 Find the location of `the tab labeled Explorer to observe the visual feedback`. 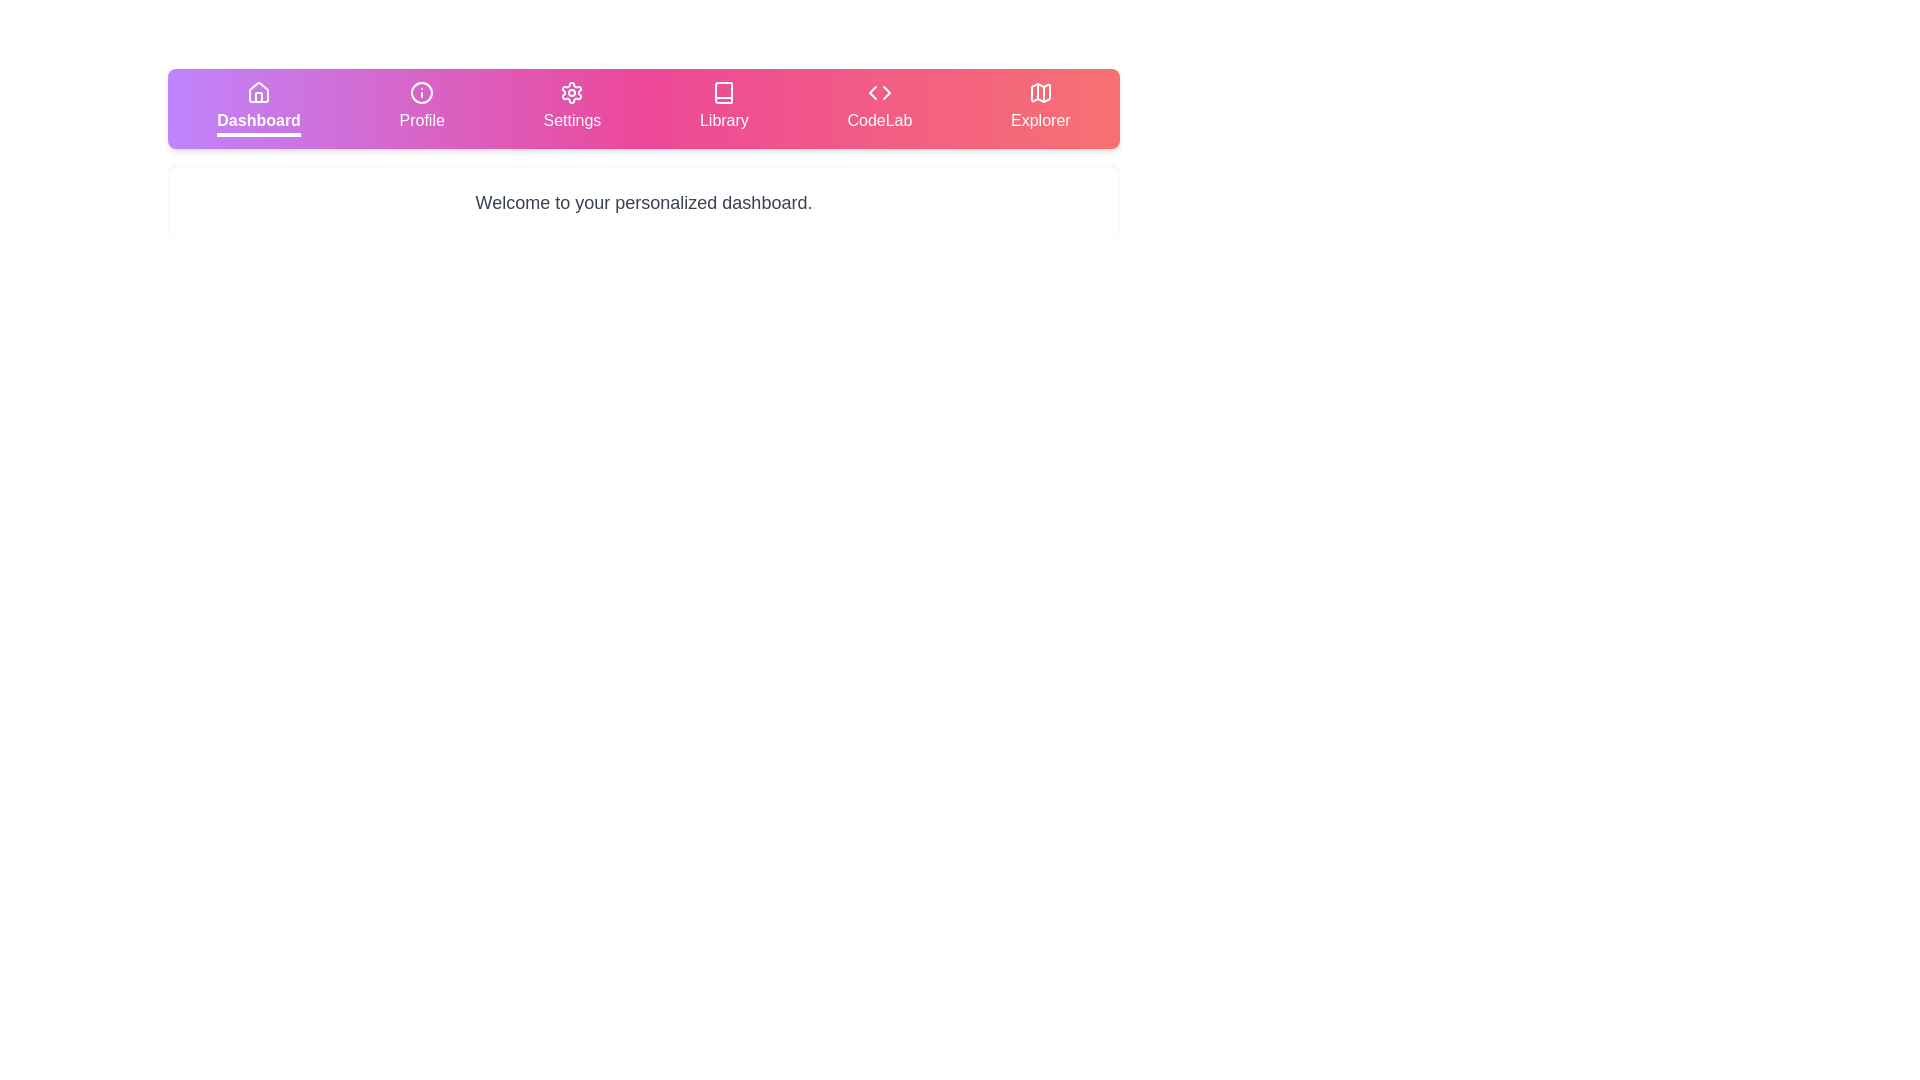

the tab labeled Explorer to observe the visual feedback is located at coordinates (1040, 108).